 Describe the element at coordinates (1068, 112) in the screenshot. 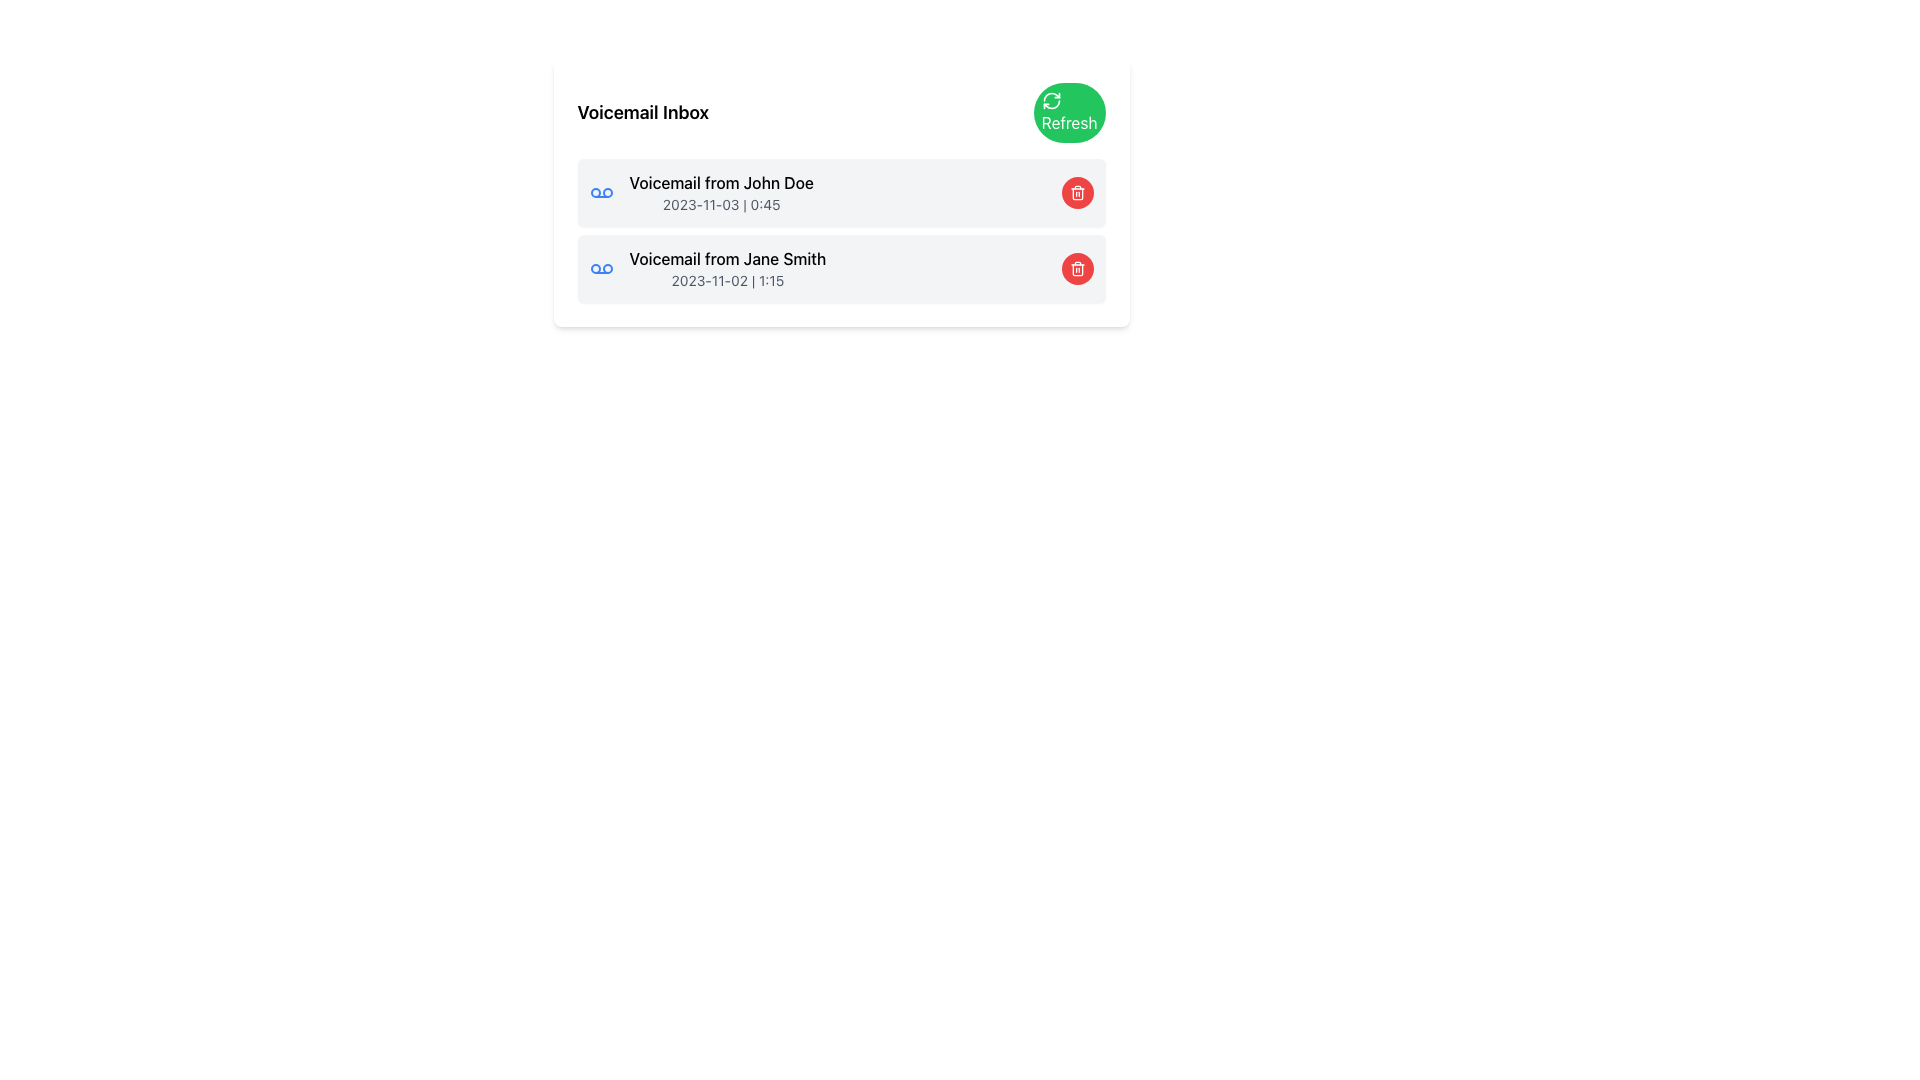

I see `the refresh button located in the top-right corner of the voicemail inbox section, which updates the content of the voicemail inbox` at that location.